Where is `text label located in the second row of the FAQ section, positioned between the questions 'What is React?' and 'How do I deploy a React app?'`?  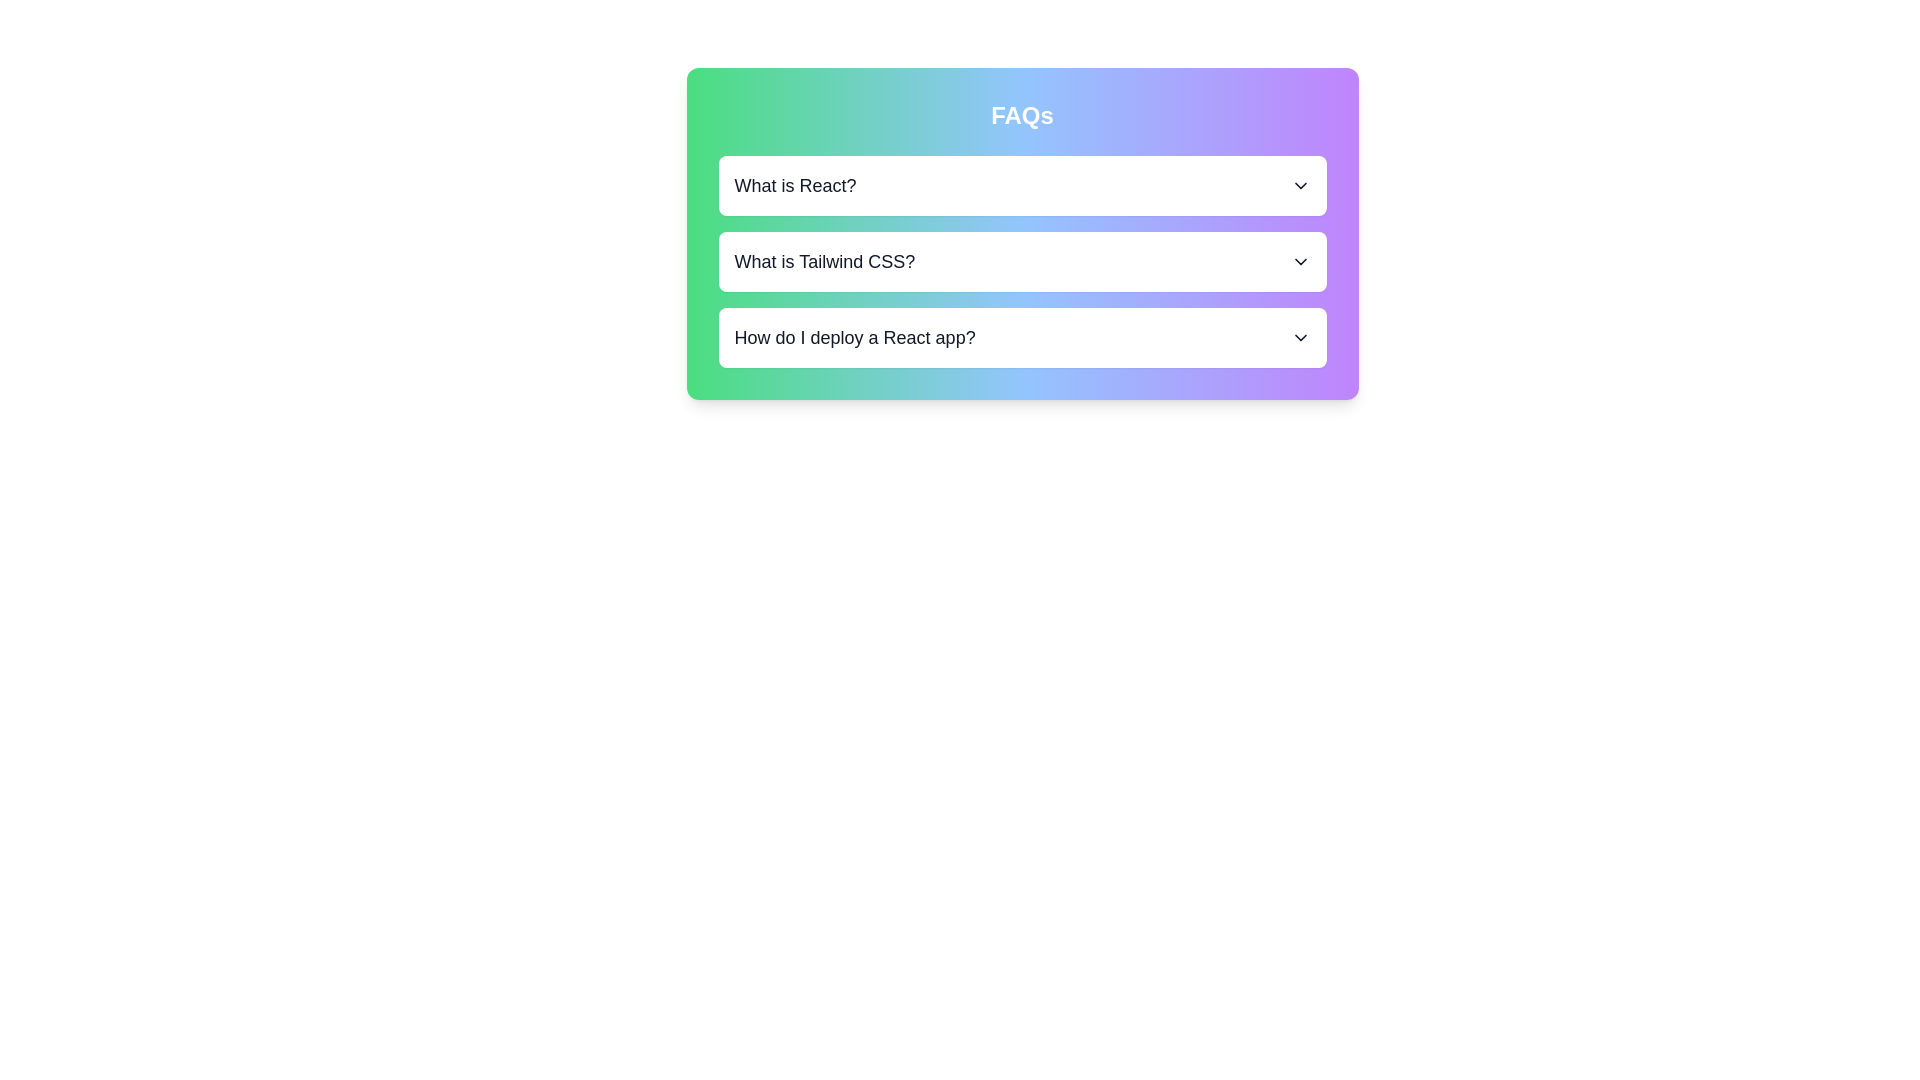
text label located in the second row of the FAQ section, positioned between the questions 'What is React?' and 'How do I deploy a React app?' is located at coordinates (824, 261).